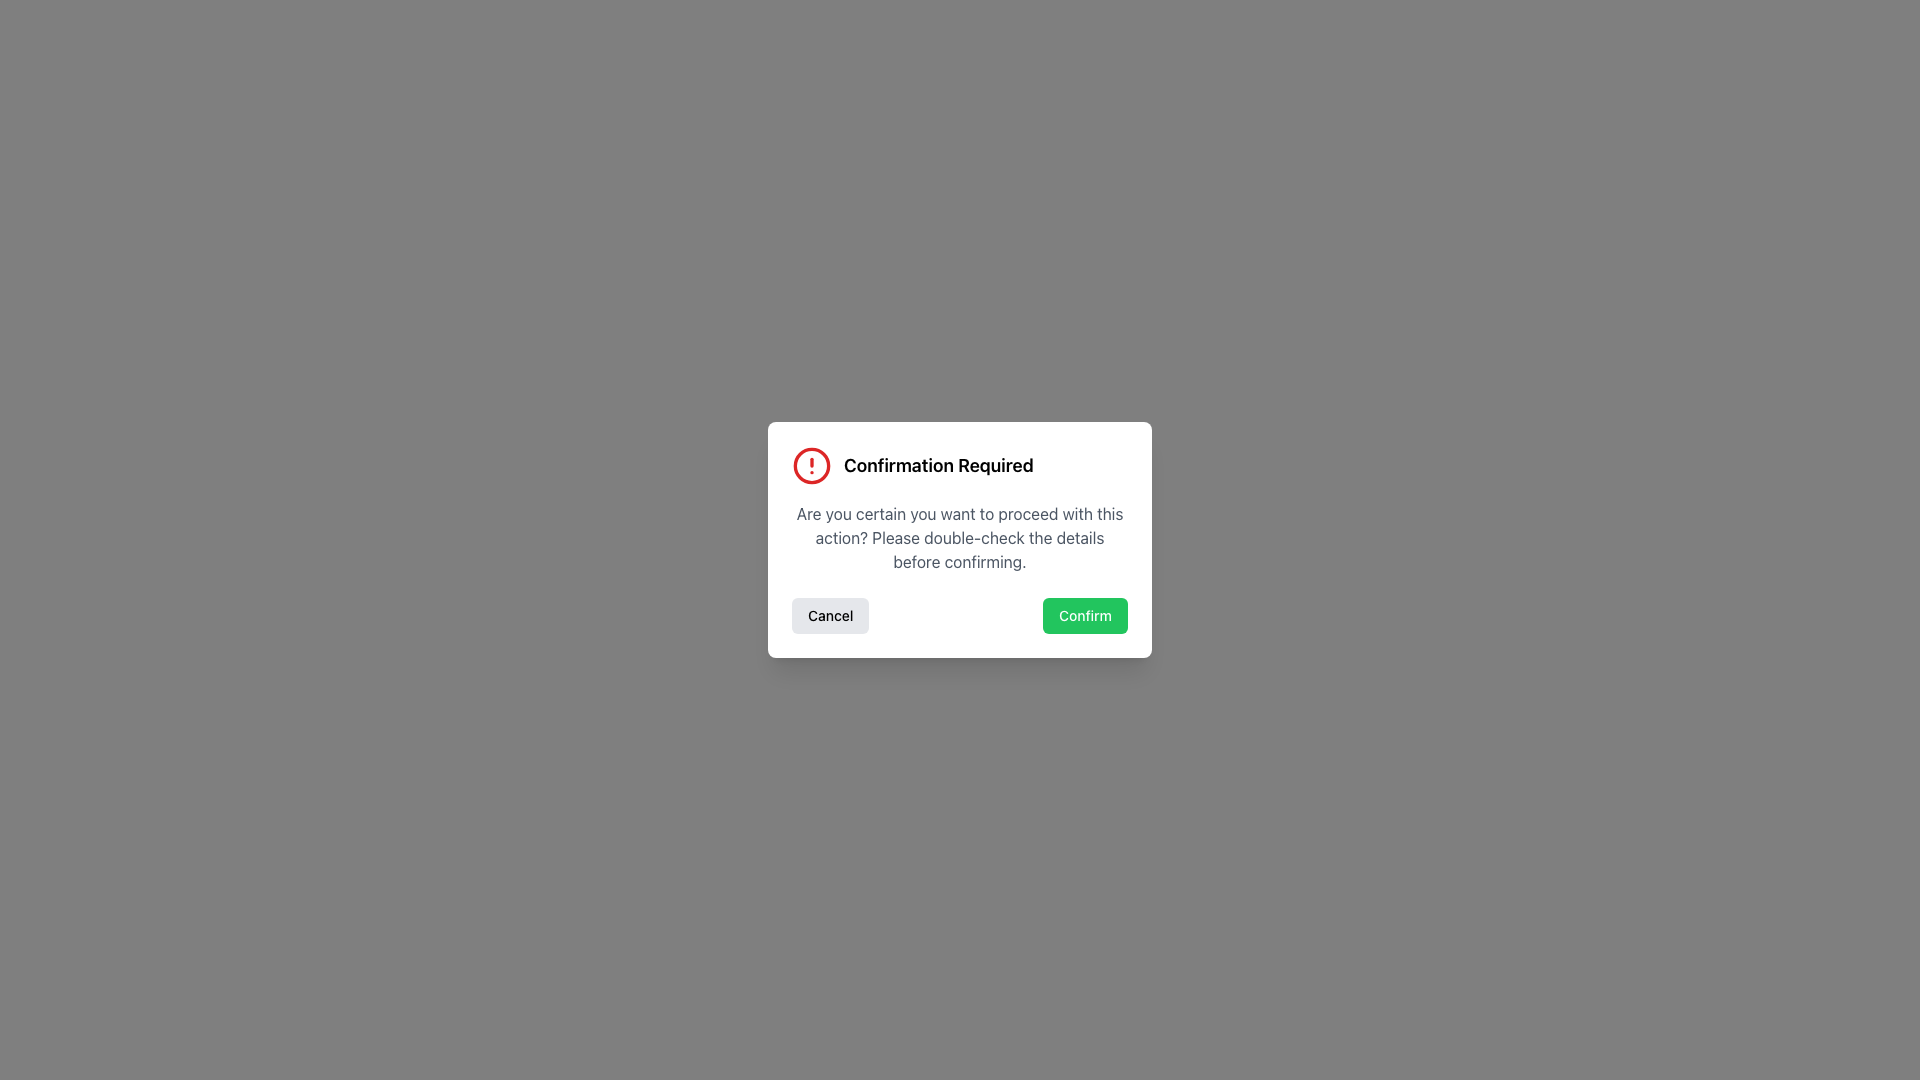 This screenshot has width=1920, height=1080. What do you see at coordinates (960, 615) in the screenshot?
I see `the 'Confirm' button in the Button Group, which is located at the bottom-most section of the dialog box and has a green background` at bounding box center [960, 615].